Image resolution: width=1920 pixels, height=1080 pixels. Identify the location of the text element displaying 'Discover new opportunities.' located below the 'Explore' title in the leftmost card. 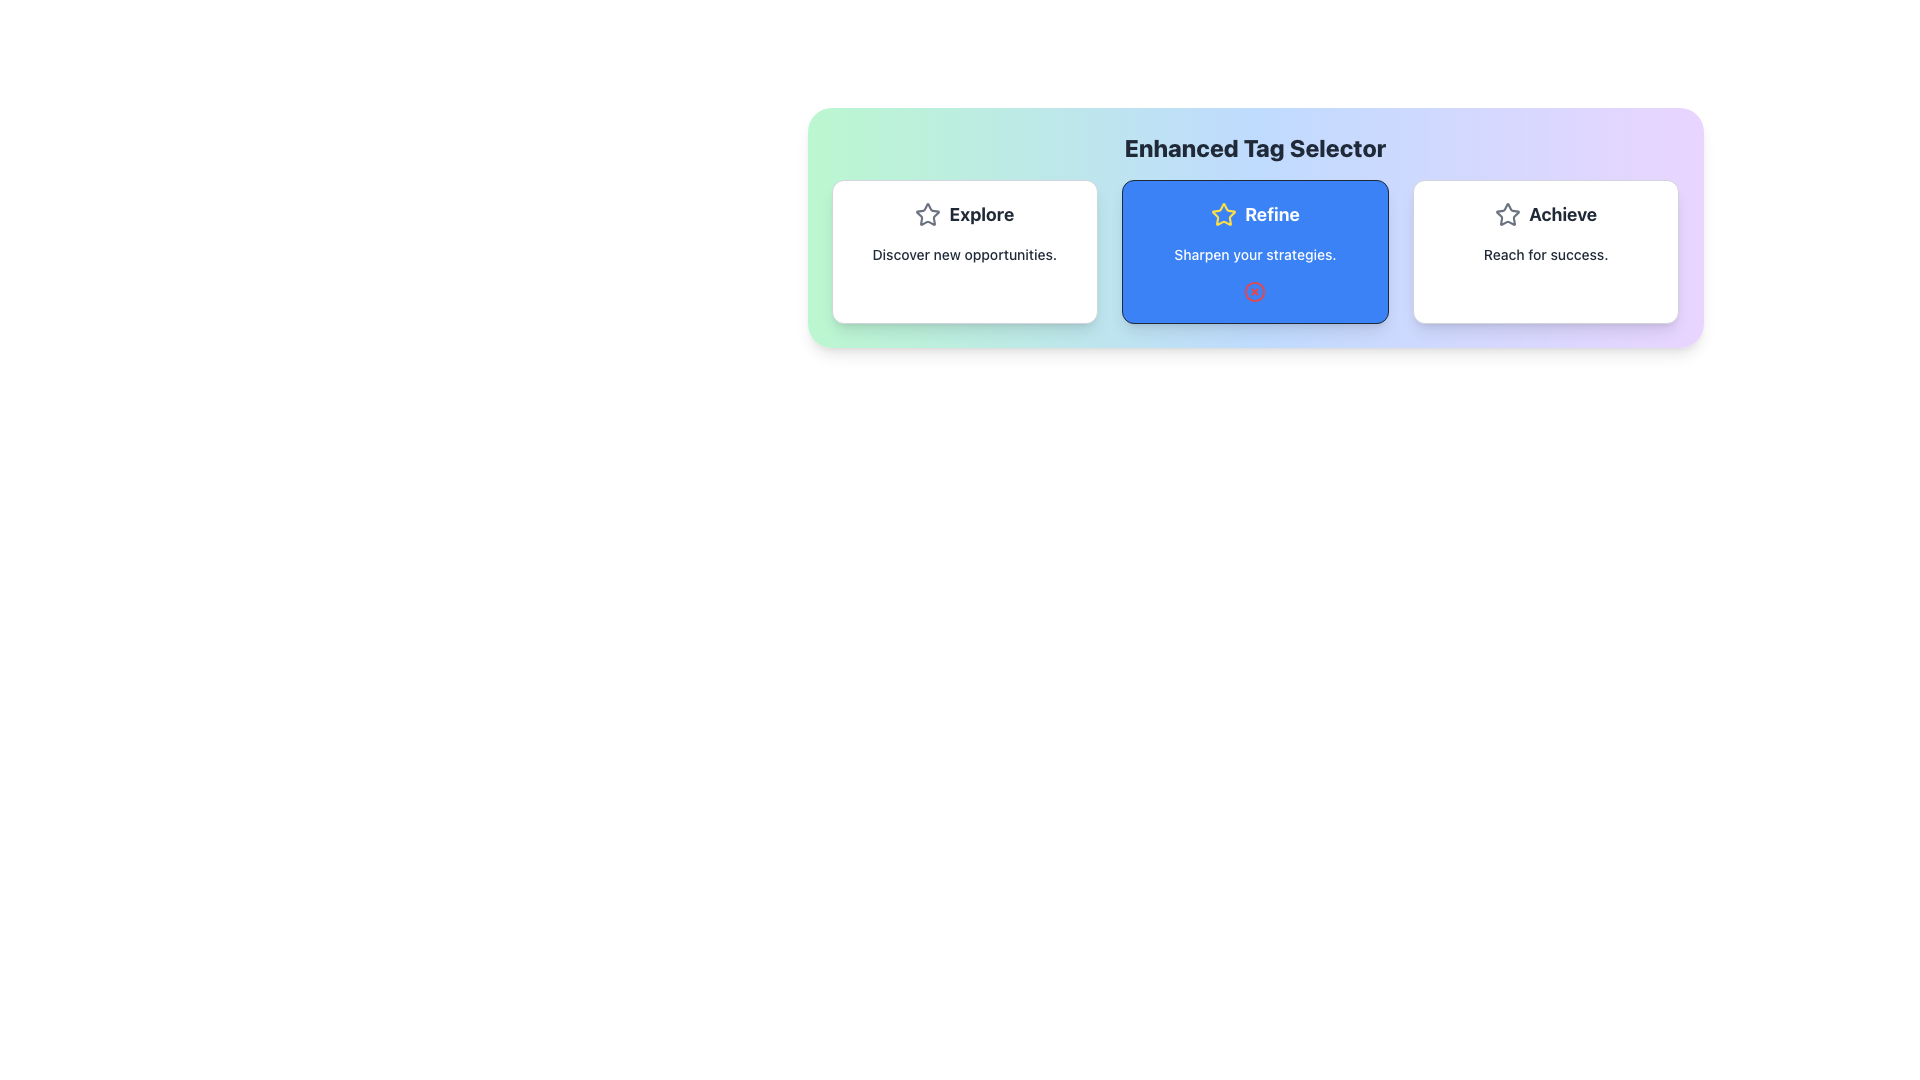
(964, 253).